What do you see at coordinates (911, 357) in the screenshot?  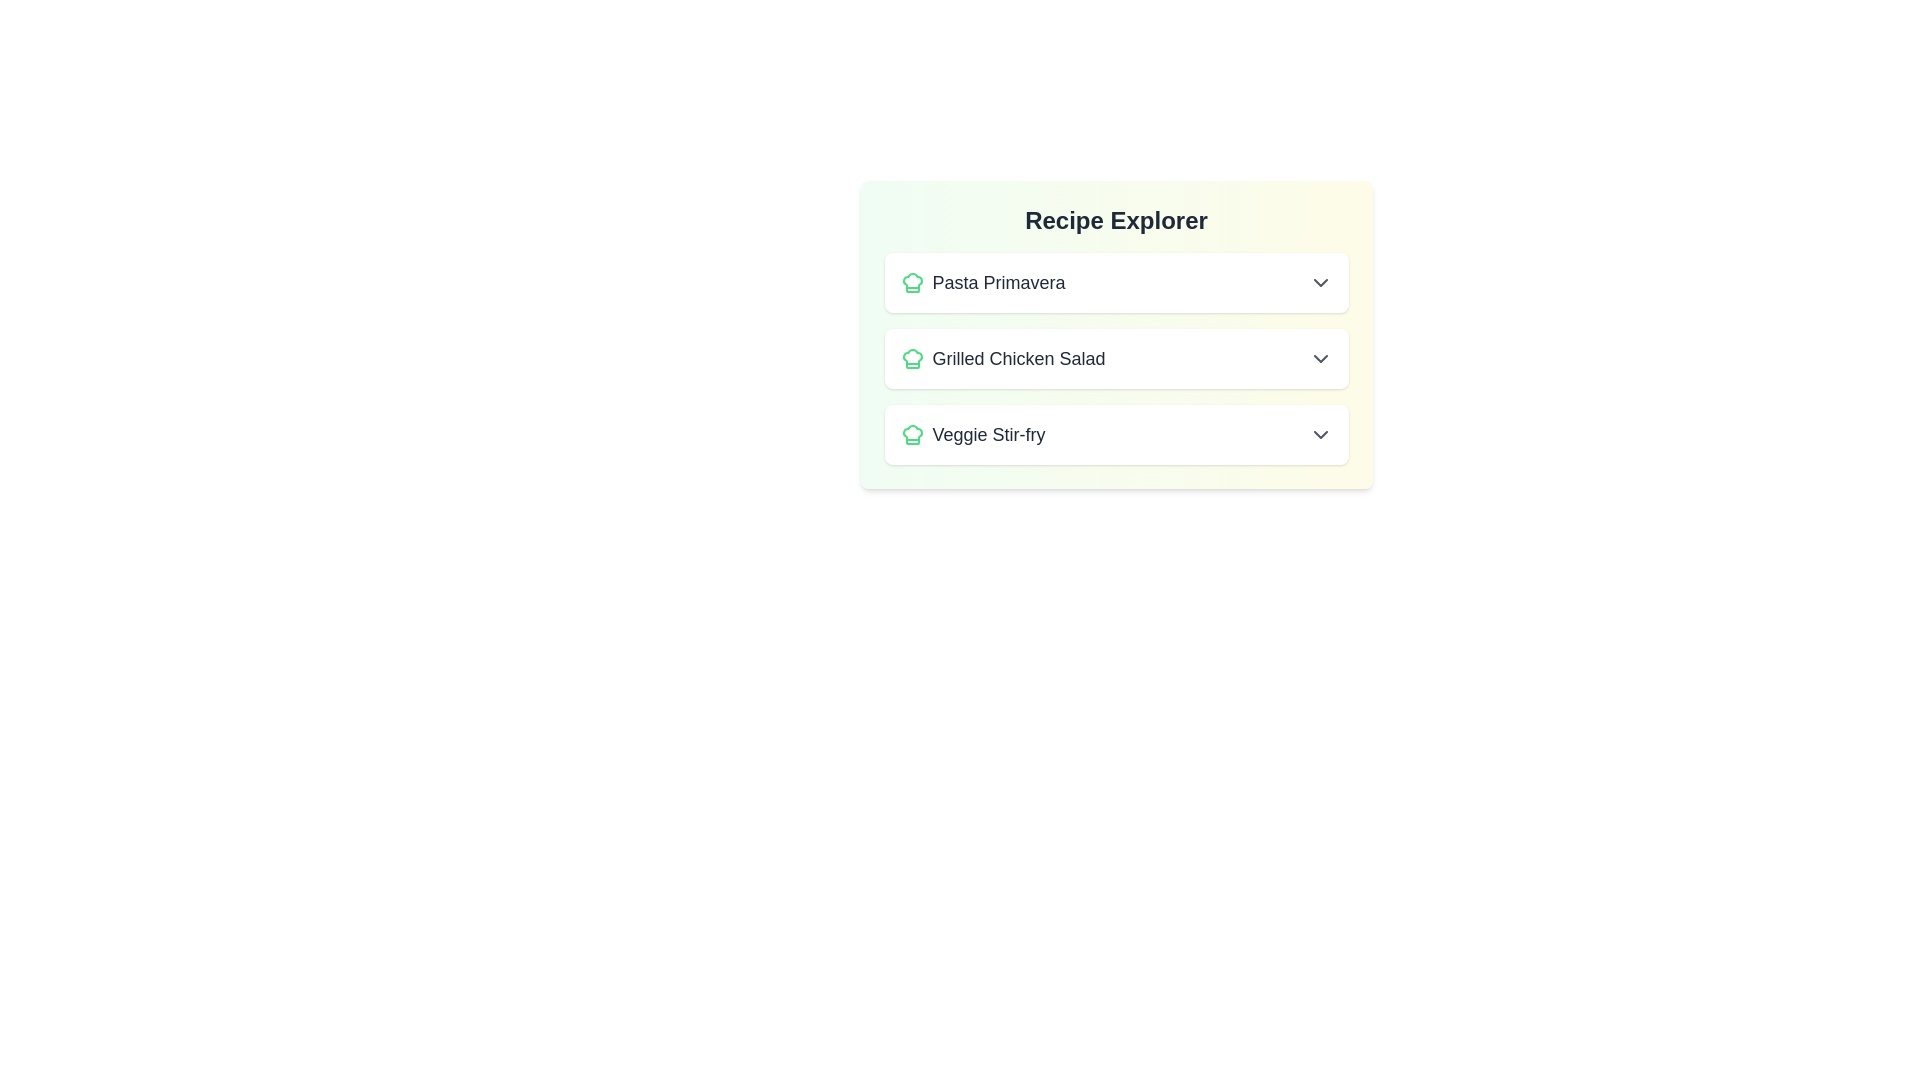 I see `the icon associated with Grilled Chicken Salad` at bounding box center [911, 357].